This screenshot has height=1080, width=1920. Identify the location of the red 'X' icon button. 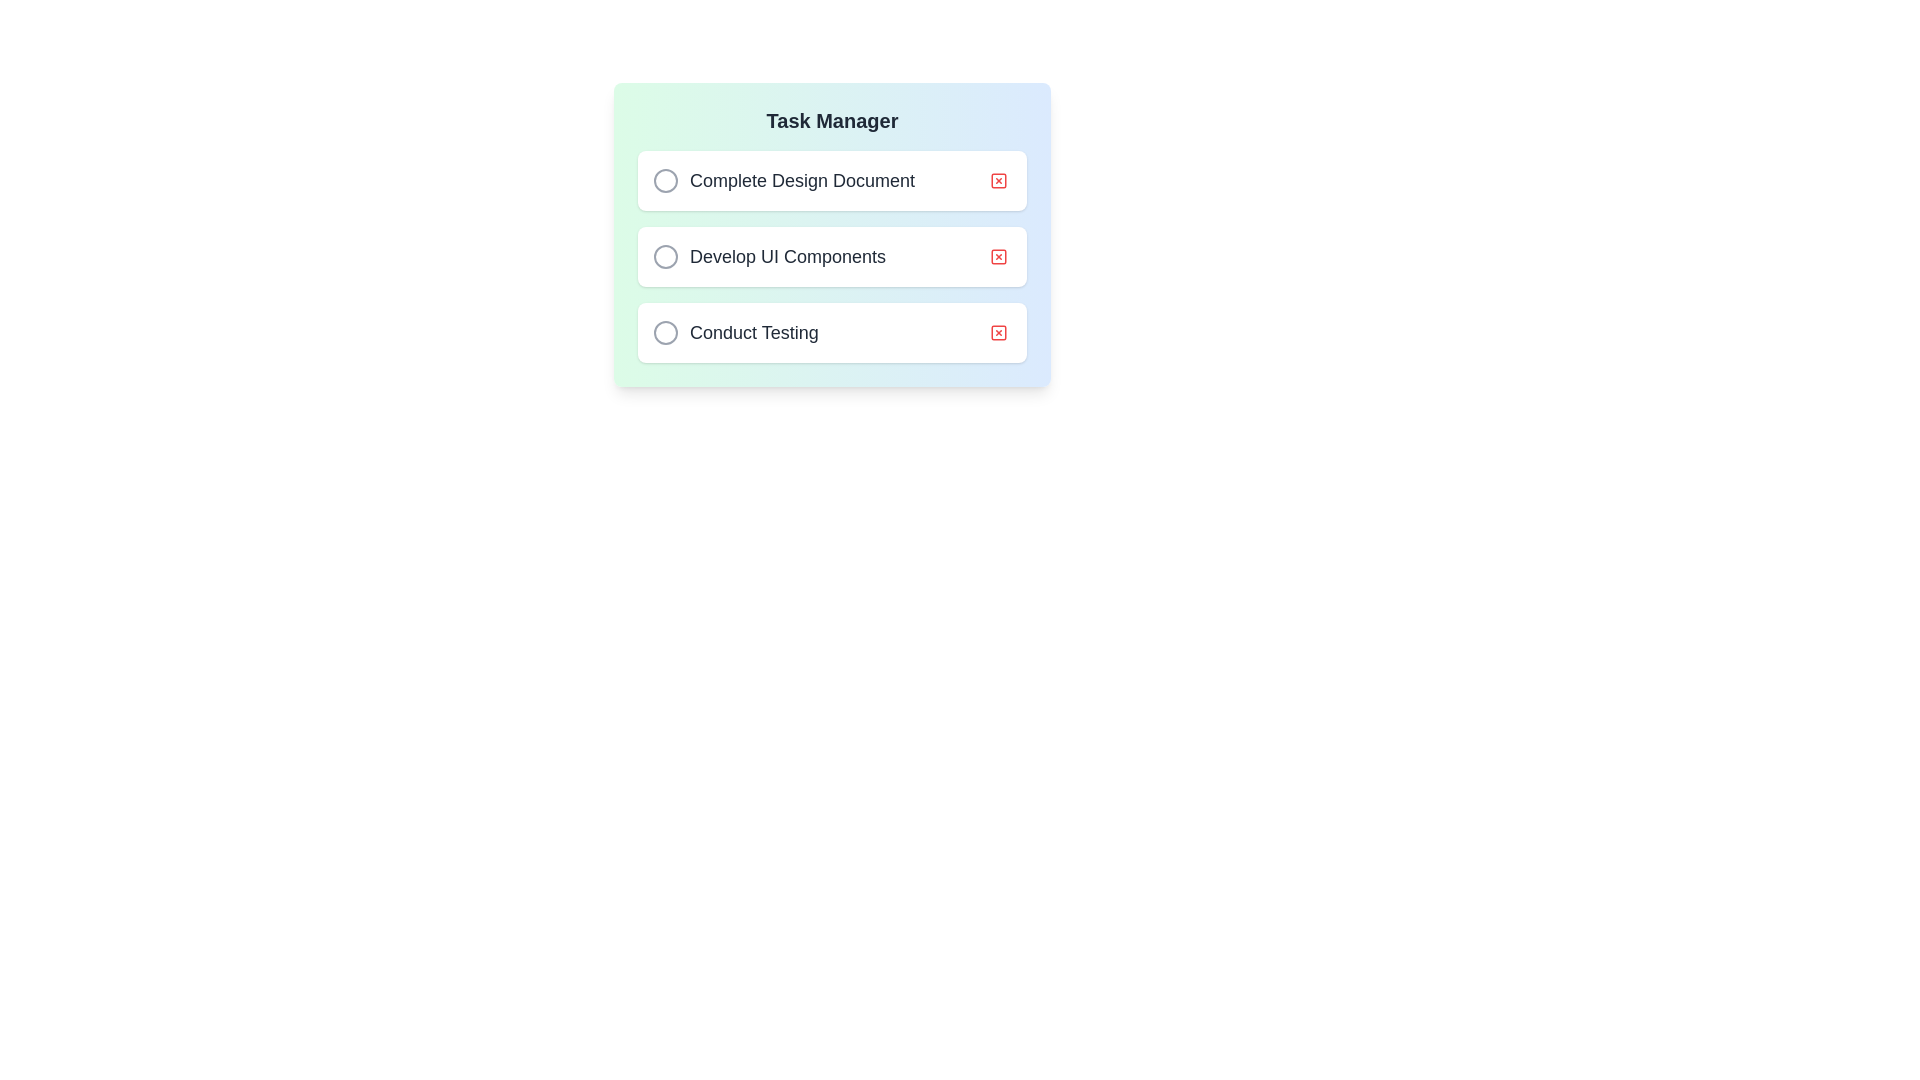
(998, 181).